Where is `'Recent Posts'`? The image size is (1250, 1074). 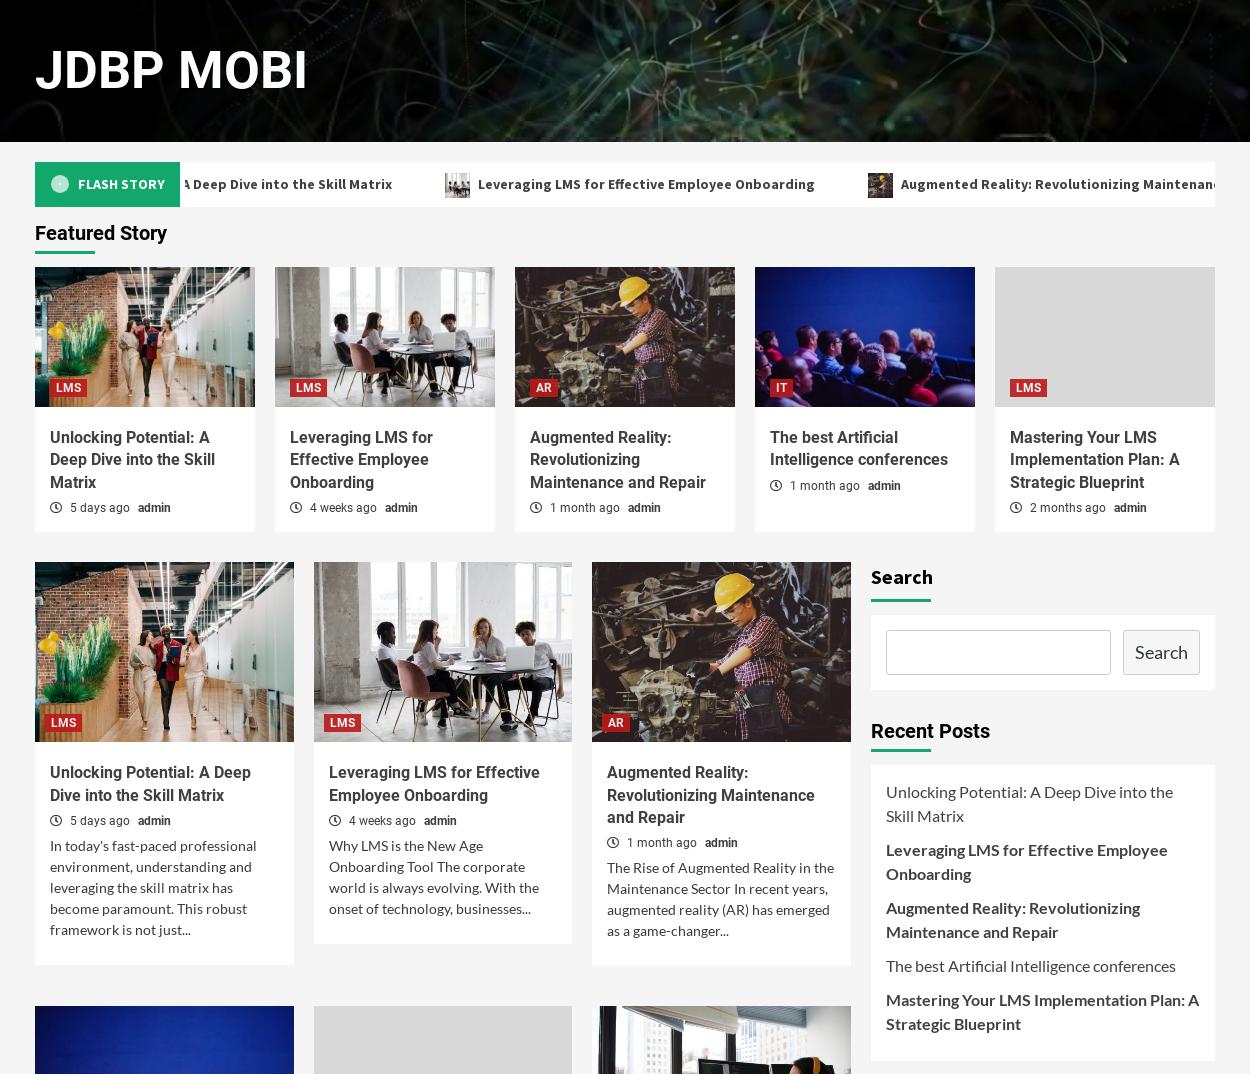
'Recent Posts' is located at coordinates (930, 730).